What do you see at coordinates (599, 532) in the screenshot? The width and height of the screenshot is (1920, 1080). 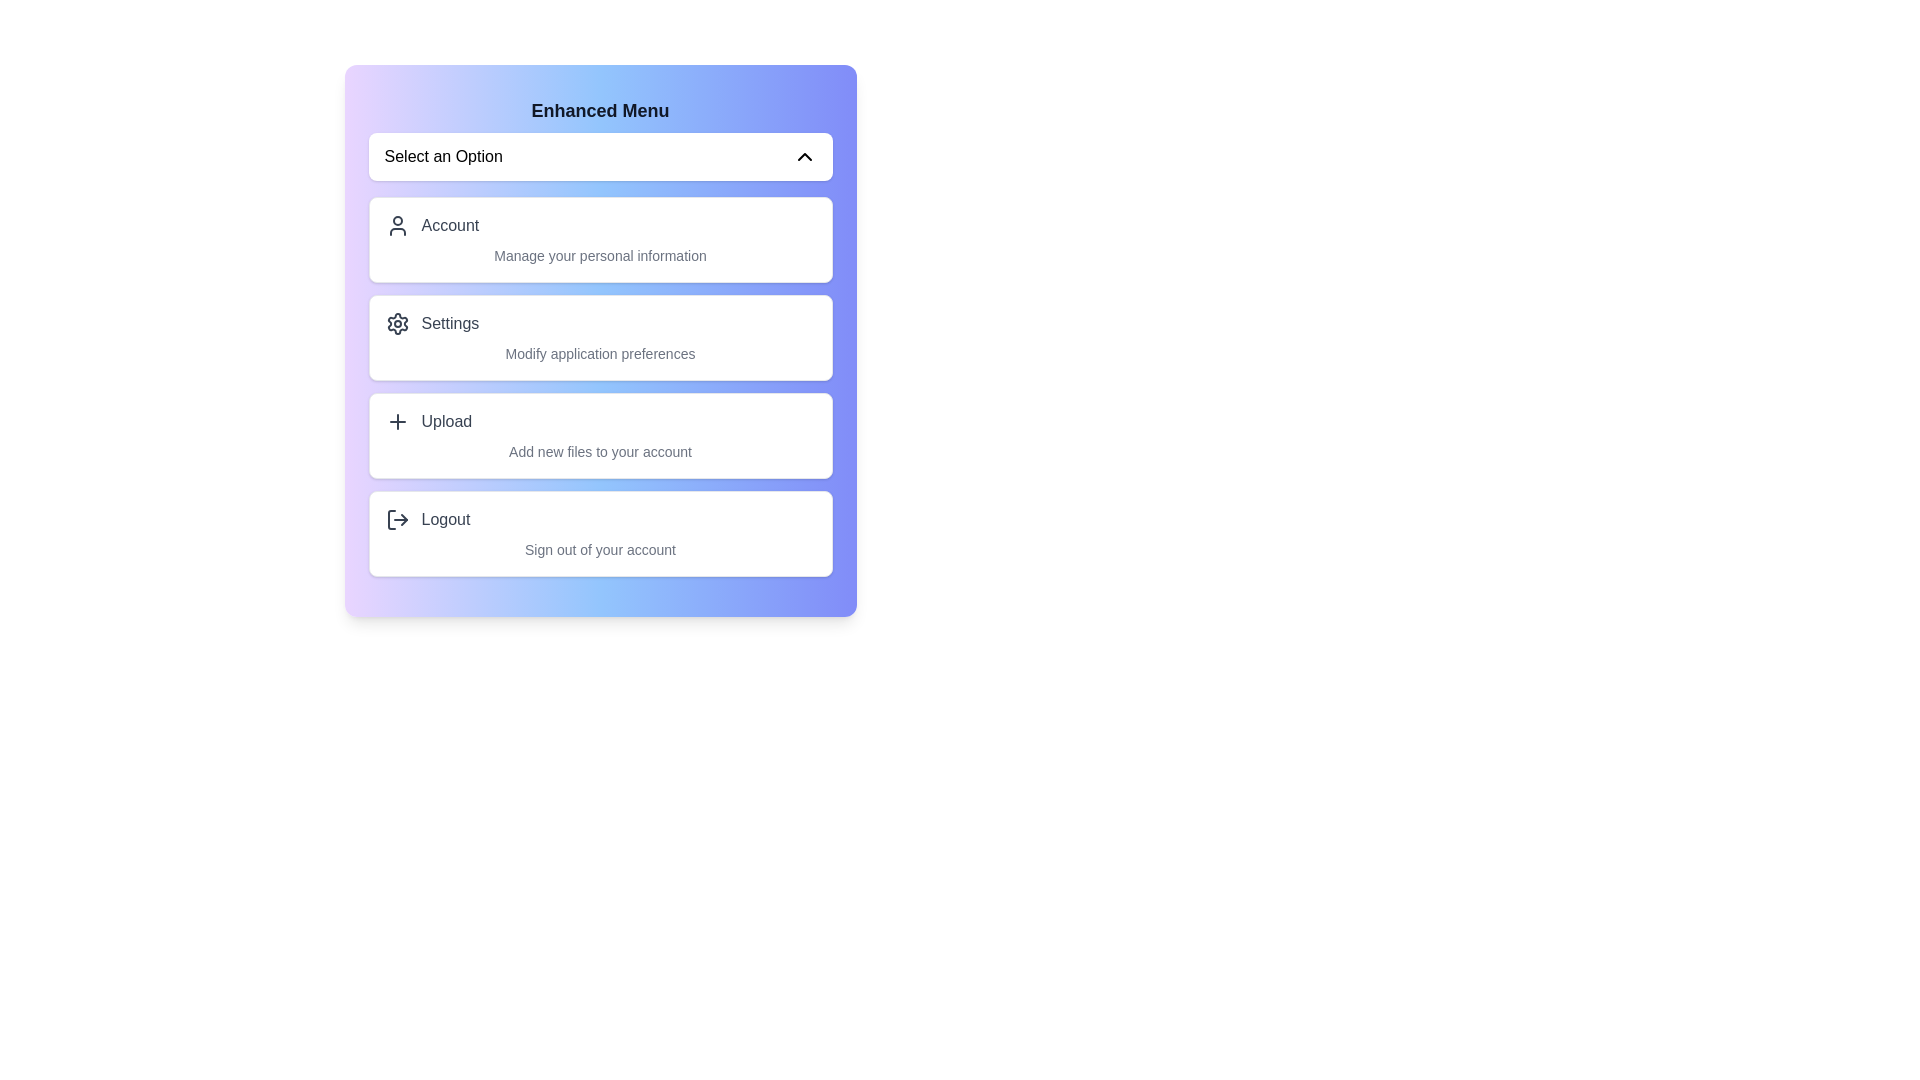 I see `the menu option corresponding to Logout to select it` at bounding box center [599, 532].